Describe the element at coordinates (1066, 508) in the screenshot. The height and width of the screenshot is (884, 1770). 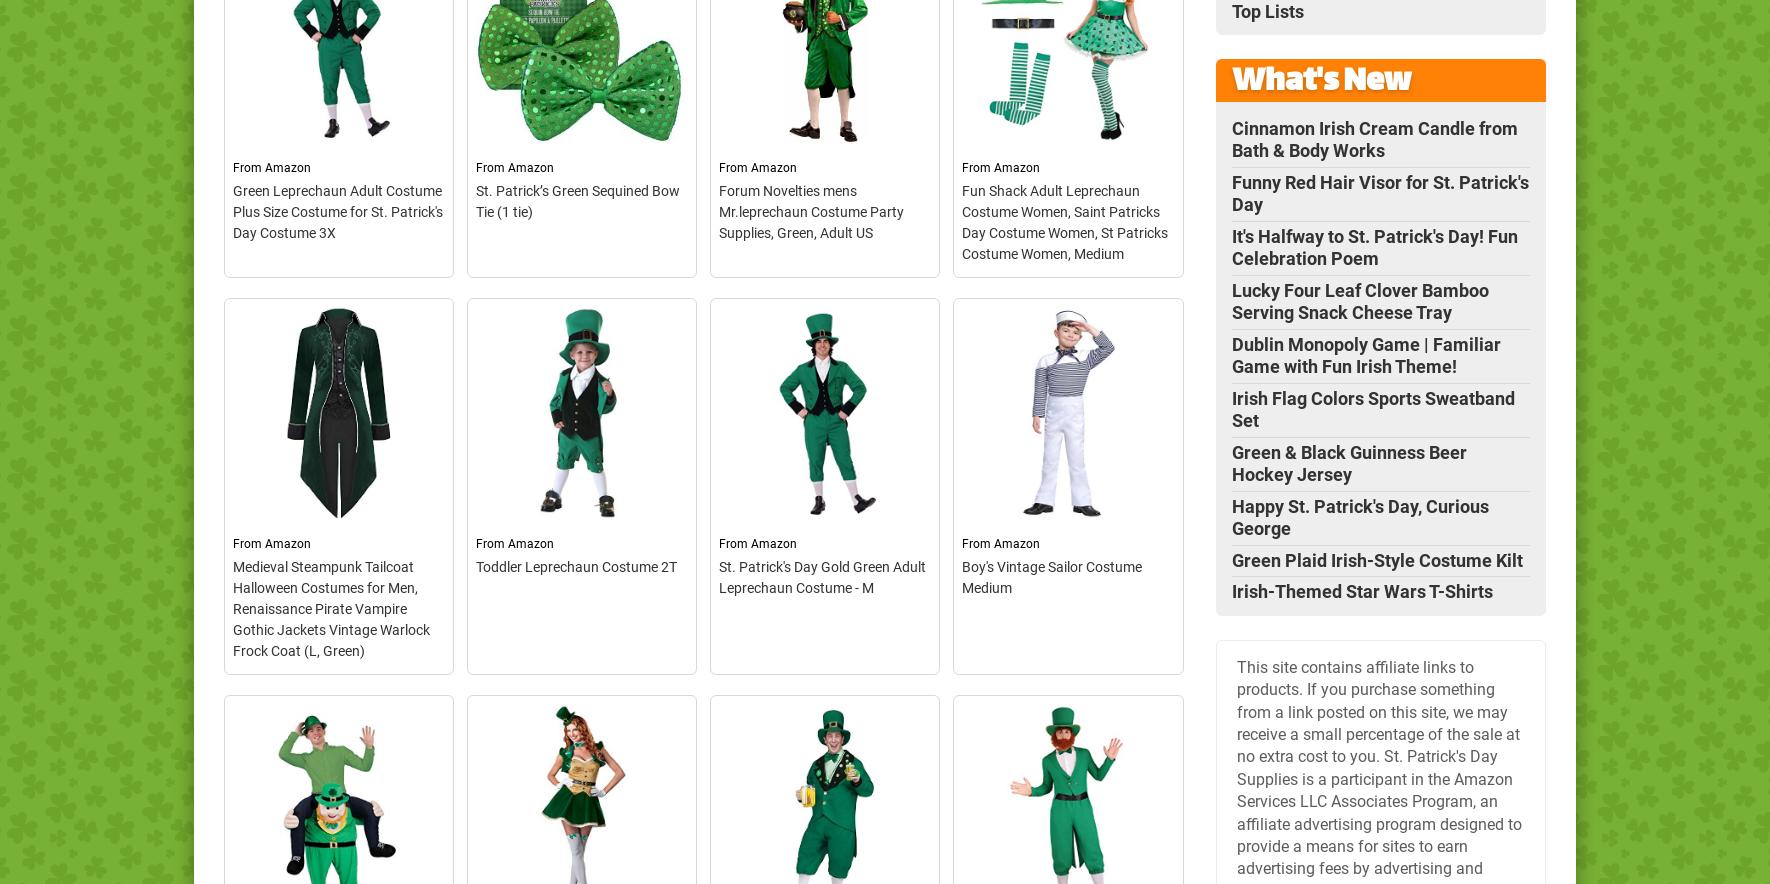
I see `'–    St patricks day women costume includes a green clover-print dress, striped knee-high socks and a large green top hat.; Available in sizes Small 4-6, Medium 8-10,...'` at that location.